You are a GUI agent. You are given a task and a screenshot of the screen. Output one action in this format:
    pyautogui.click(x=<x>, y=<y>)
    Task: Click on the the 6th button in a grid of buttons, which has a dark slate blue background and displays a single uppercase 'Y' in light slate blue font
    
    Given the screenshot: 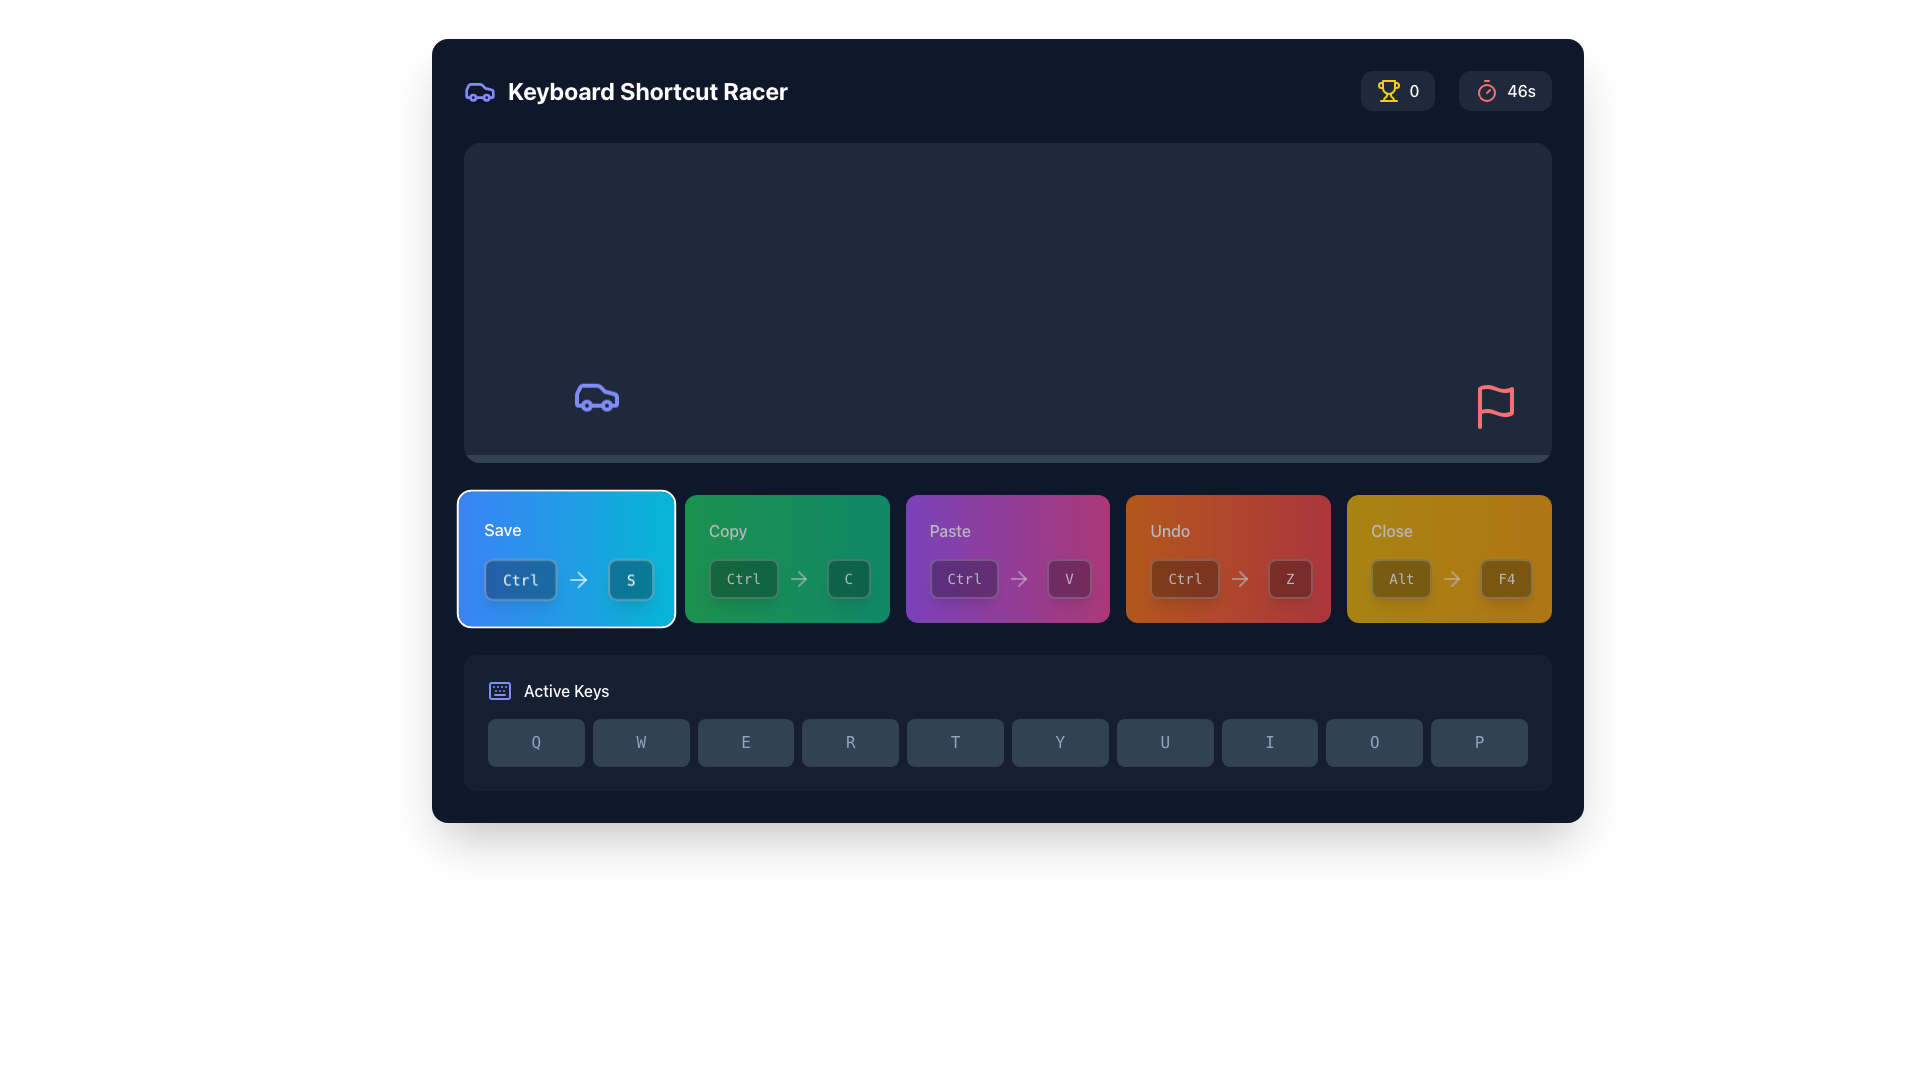 What is the action you would take?
    pyautogui.click(x=1059, y=743)
    